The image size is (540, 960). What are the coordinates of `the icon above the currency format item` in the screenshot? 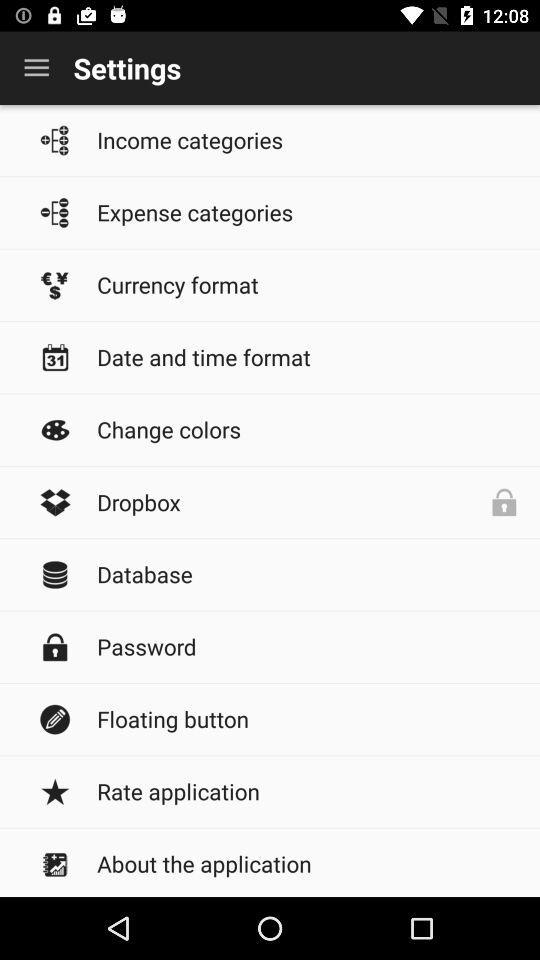 It's located at (308, 212).